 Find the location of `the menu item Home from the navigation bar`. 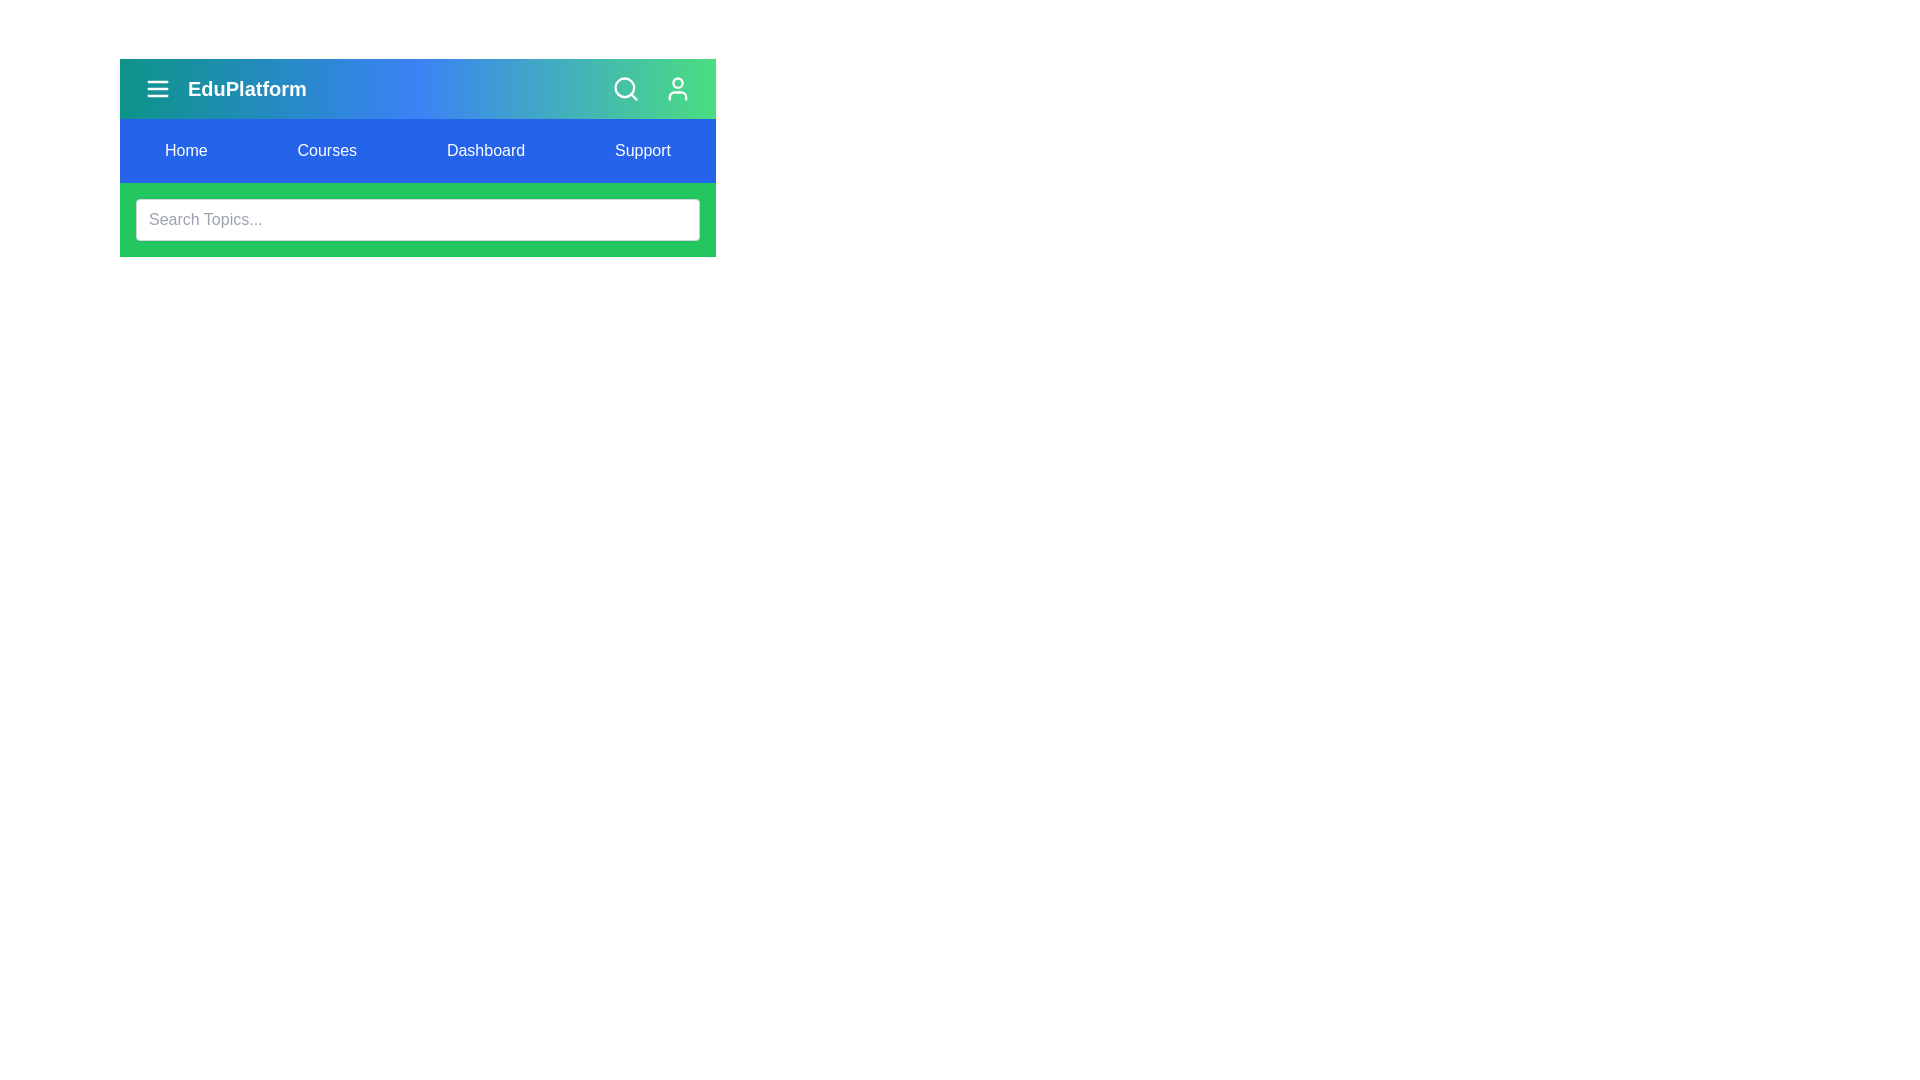

the menu item Home from the navigation bar is located at coordinates (186, 149).